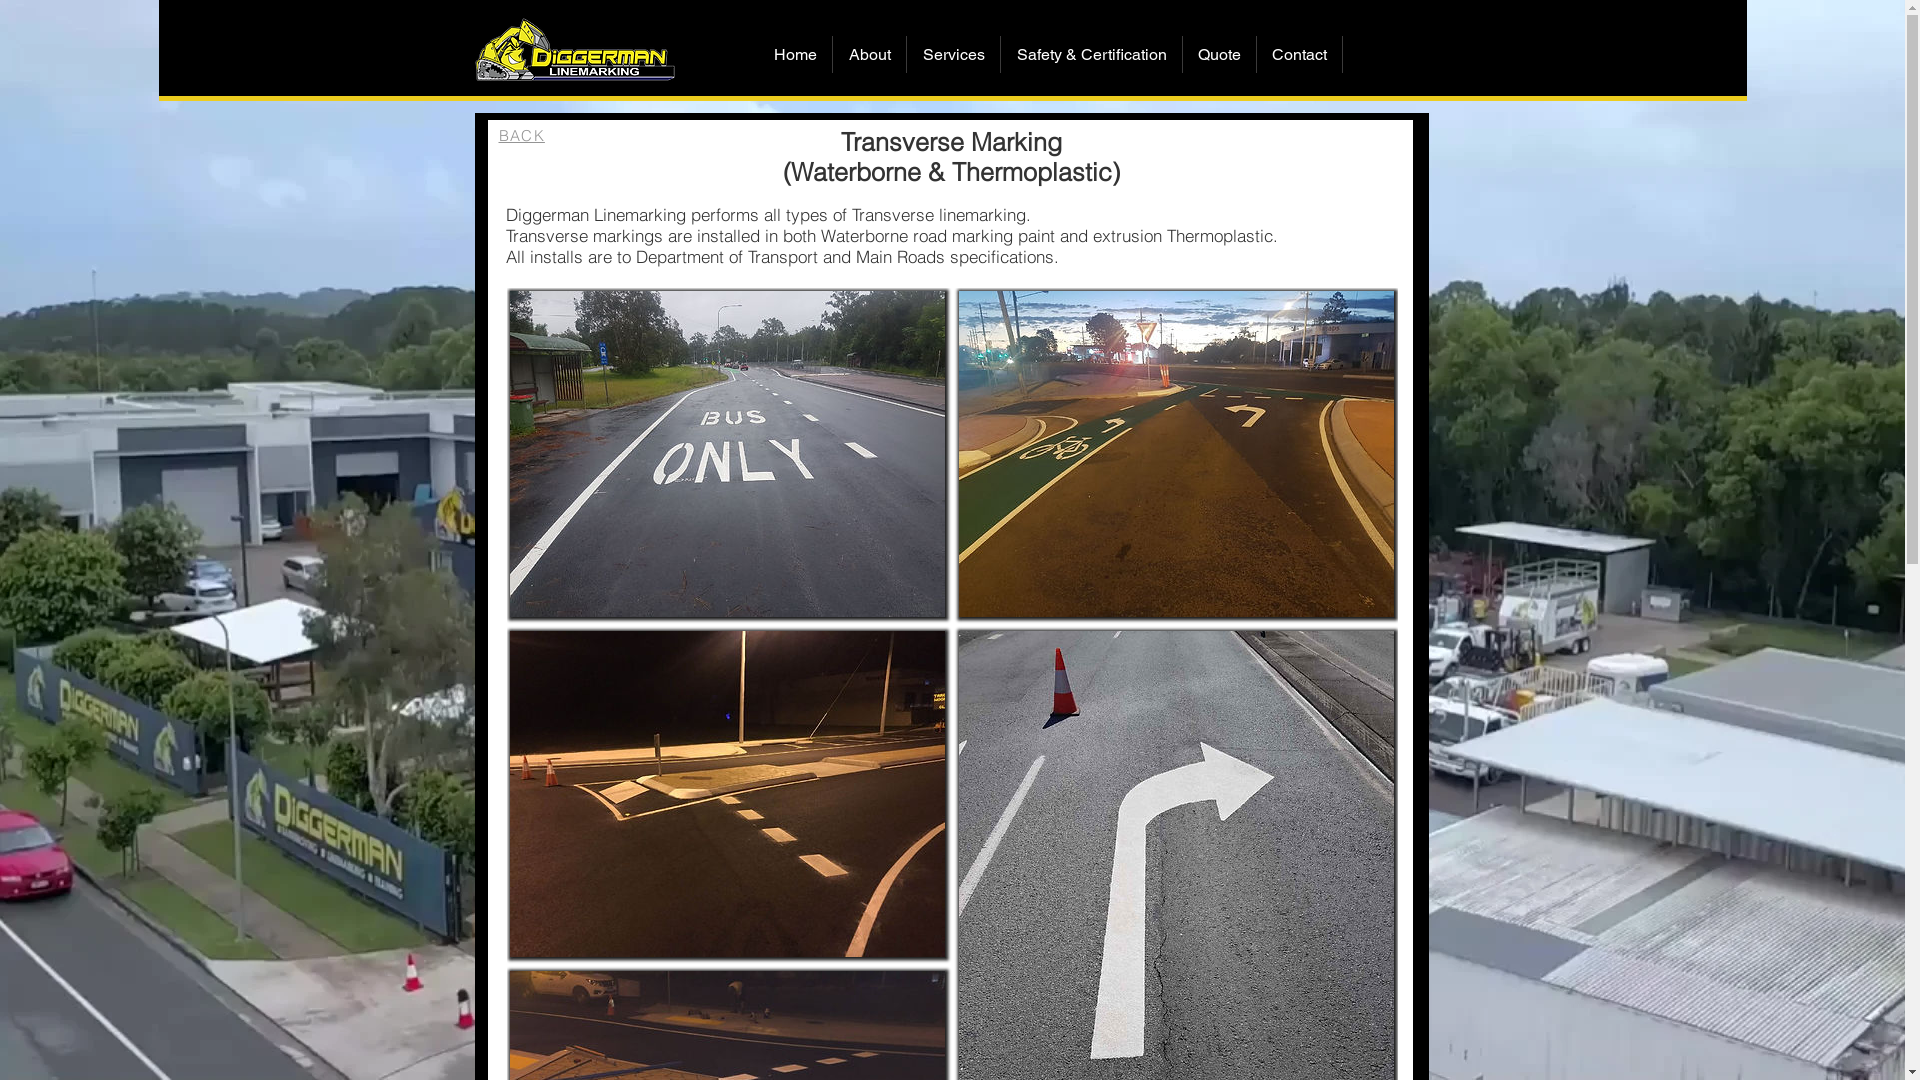  What do you see at coordinates (952, 53) in the screenshot?
I see `'Services'` at bounding box center [952, 53].